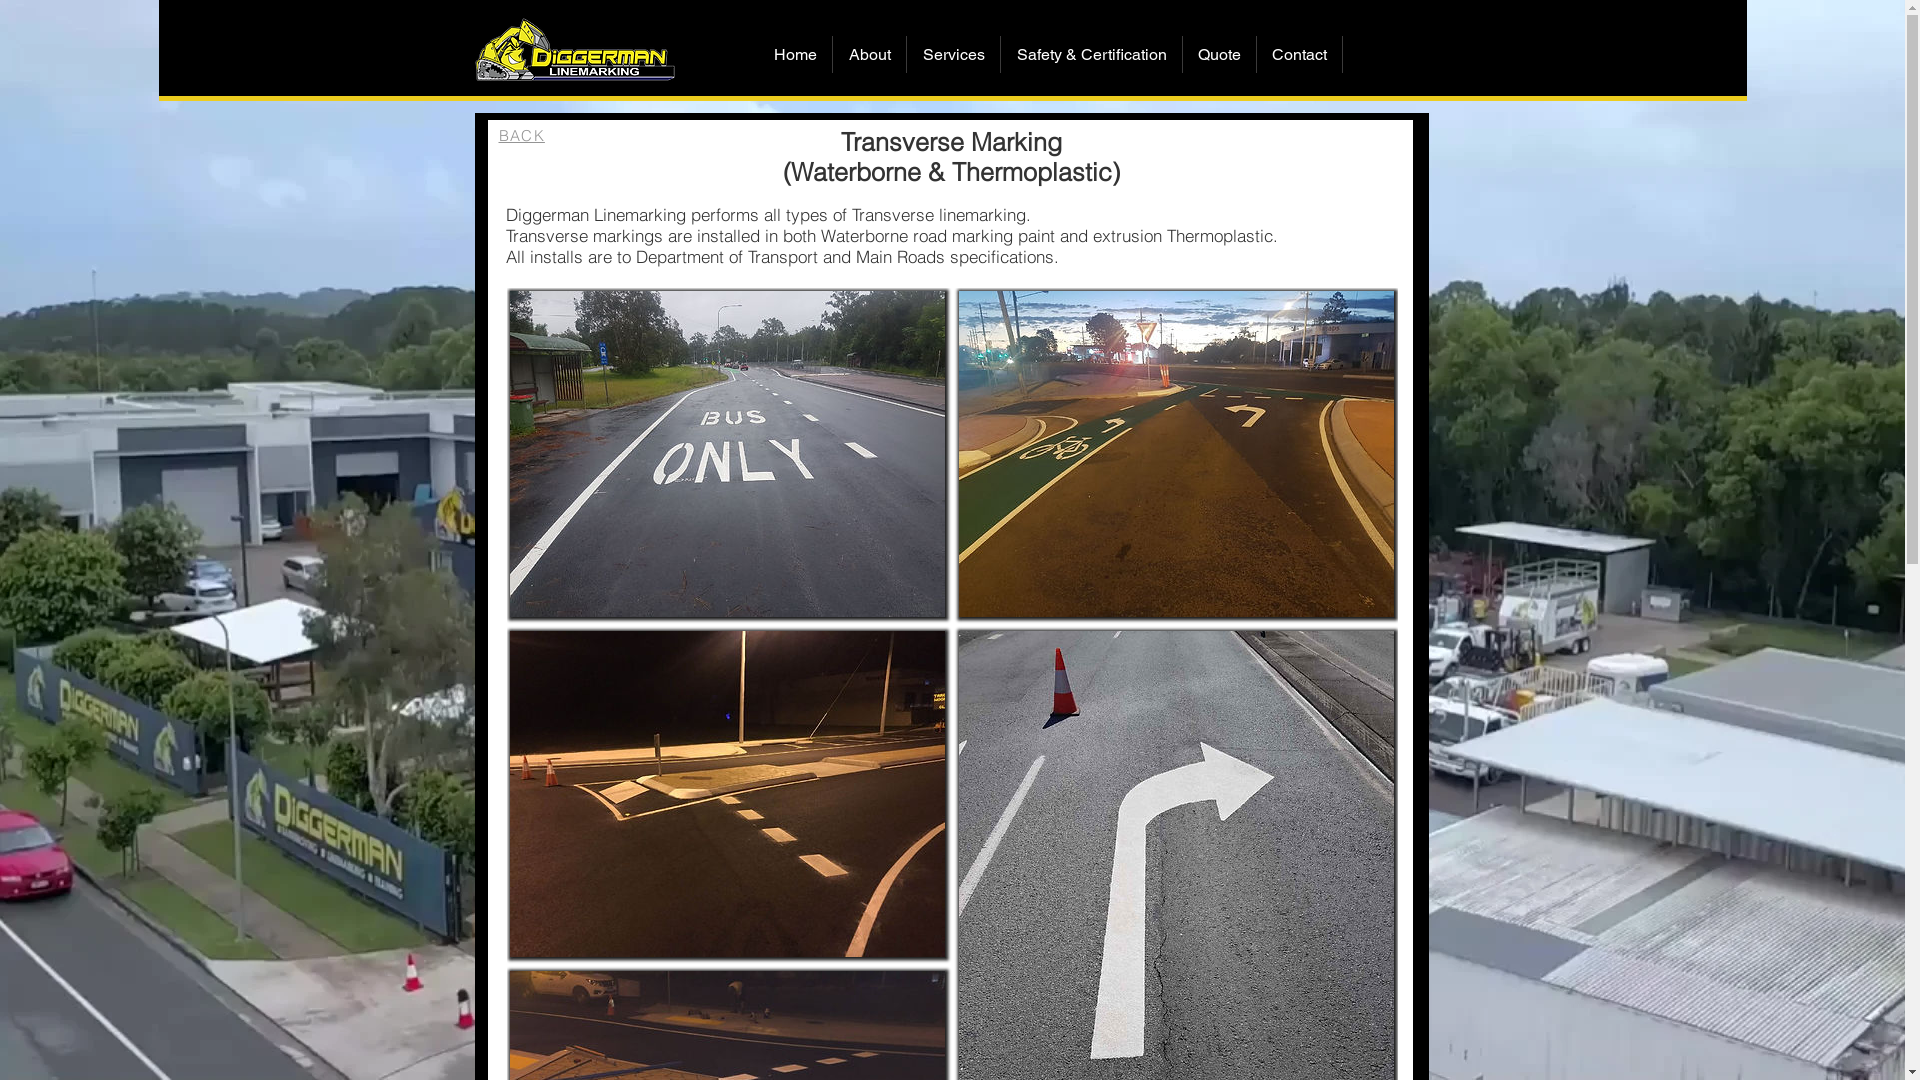  What do you see at coordinates (952, 53) in the screenshot?
I see `'Services'` at bounding box center [952, 53].